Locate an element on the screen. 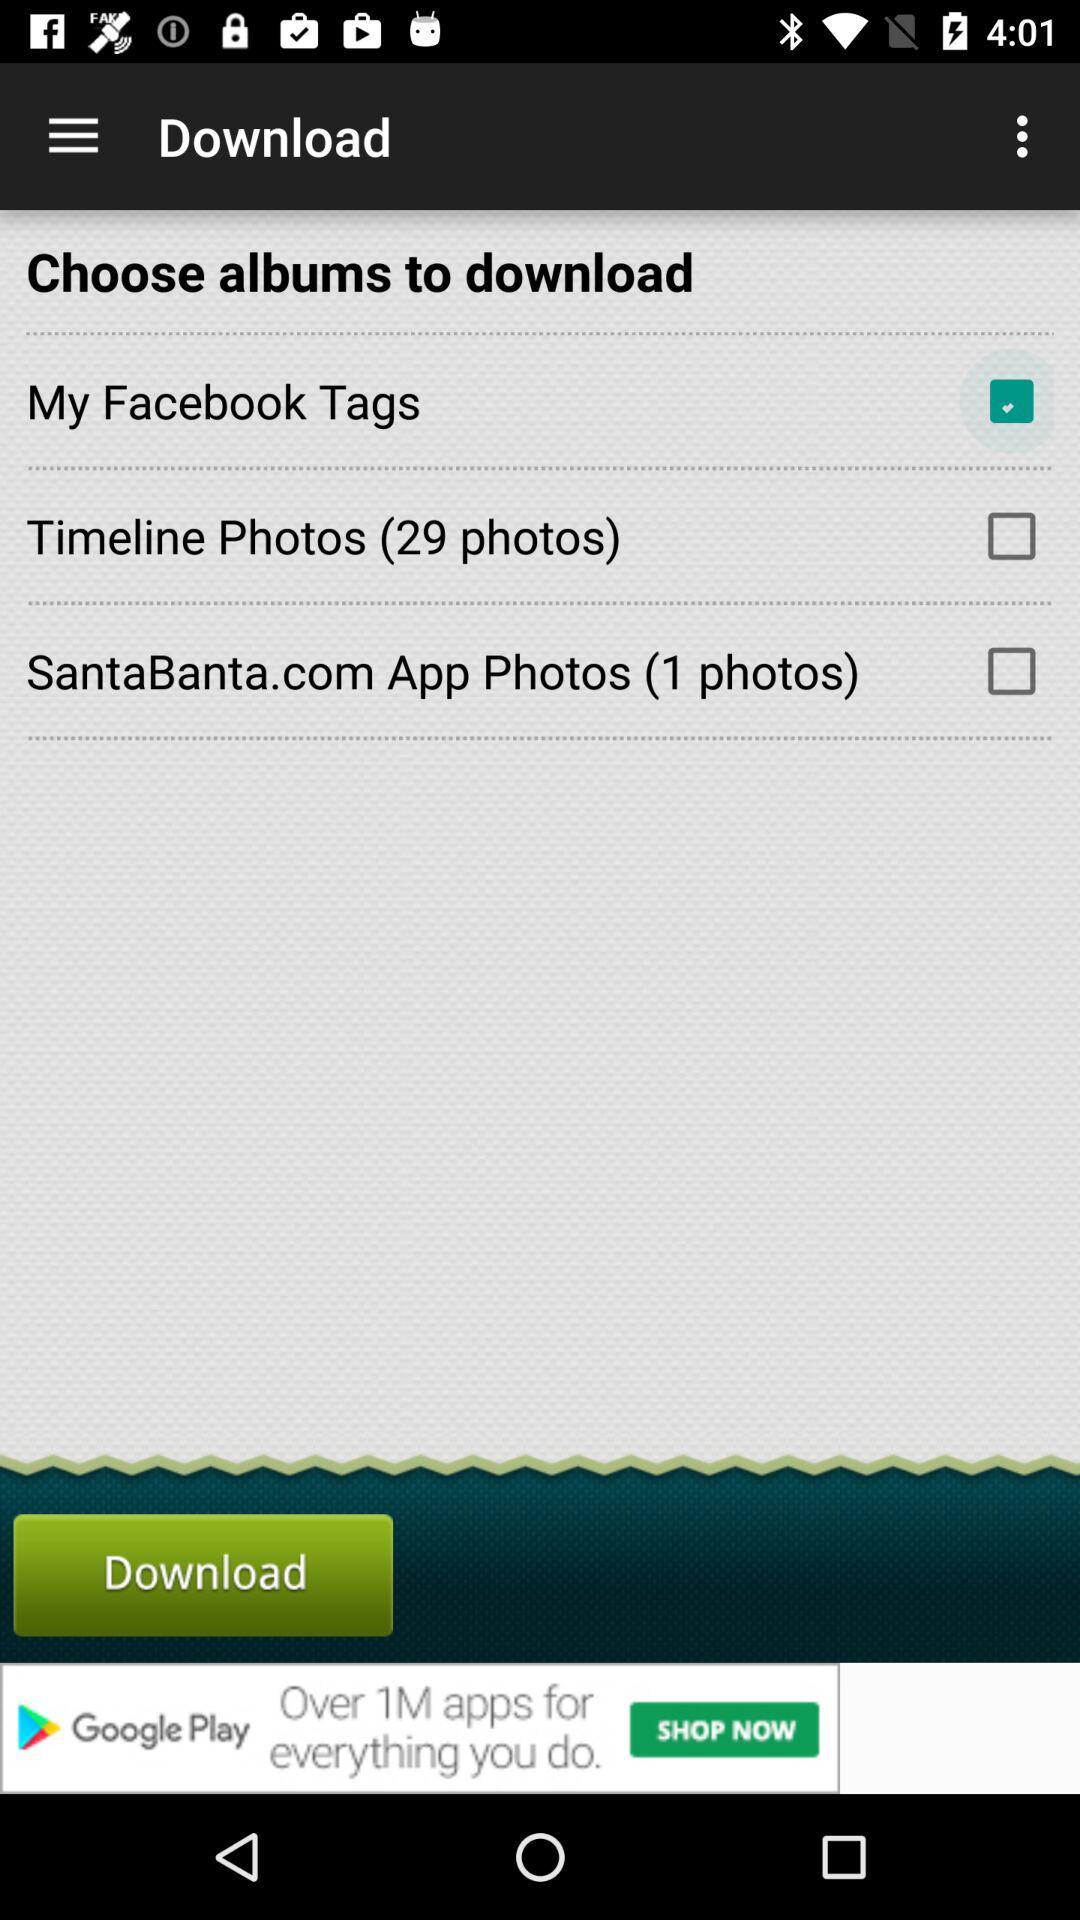  advertisement is located at coordinates (540, 1727).